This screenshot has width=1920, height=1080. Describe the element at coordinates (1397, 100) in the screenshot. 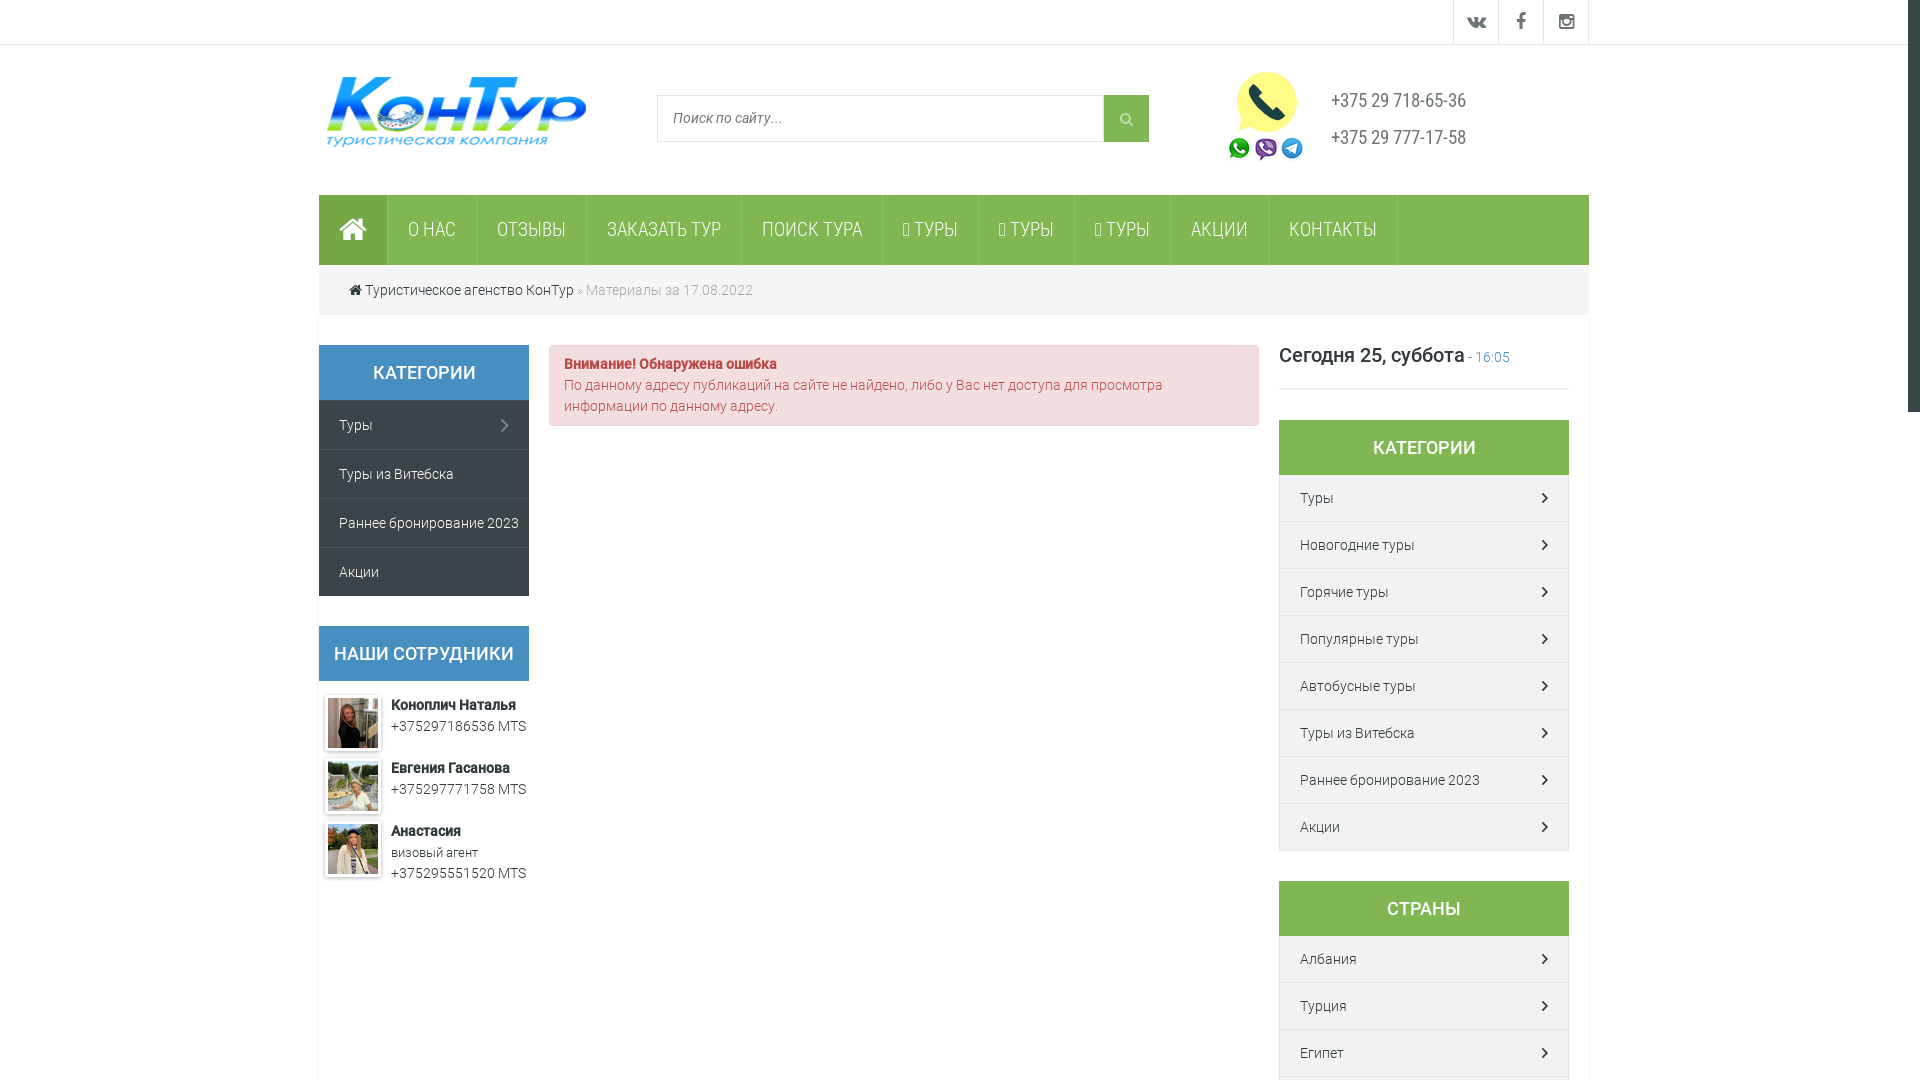

I see `'+375 29 718-65-36'` at that location.